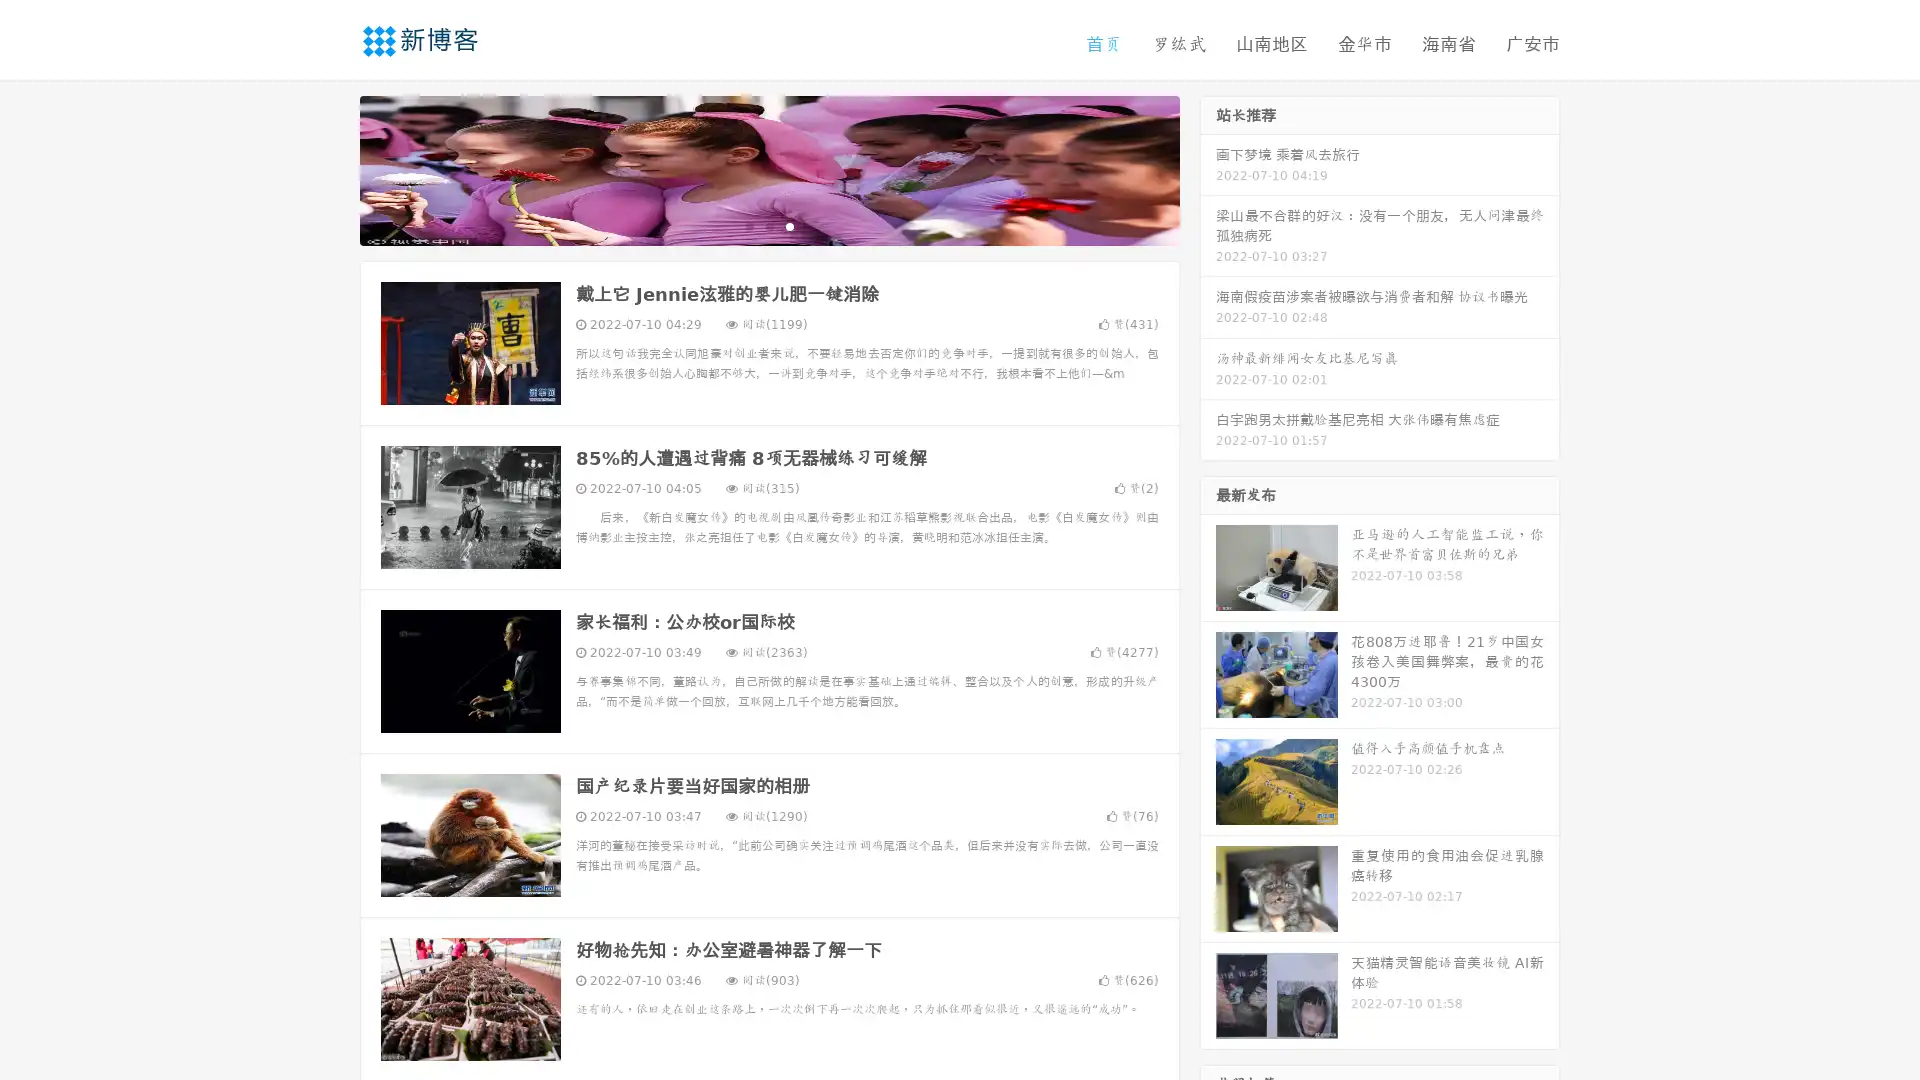  What do you see at coordinates (768, 225) in the screenshot?
I see `Go to slide 2` at bounding box center [768, 225].